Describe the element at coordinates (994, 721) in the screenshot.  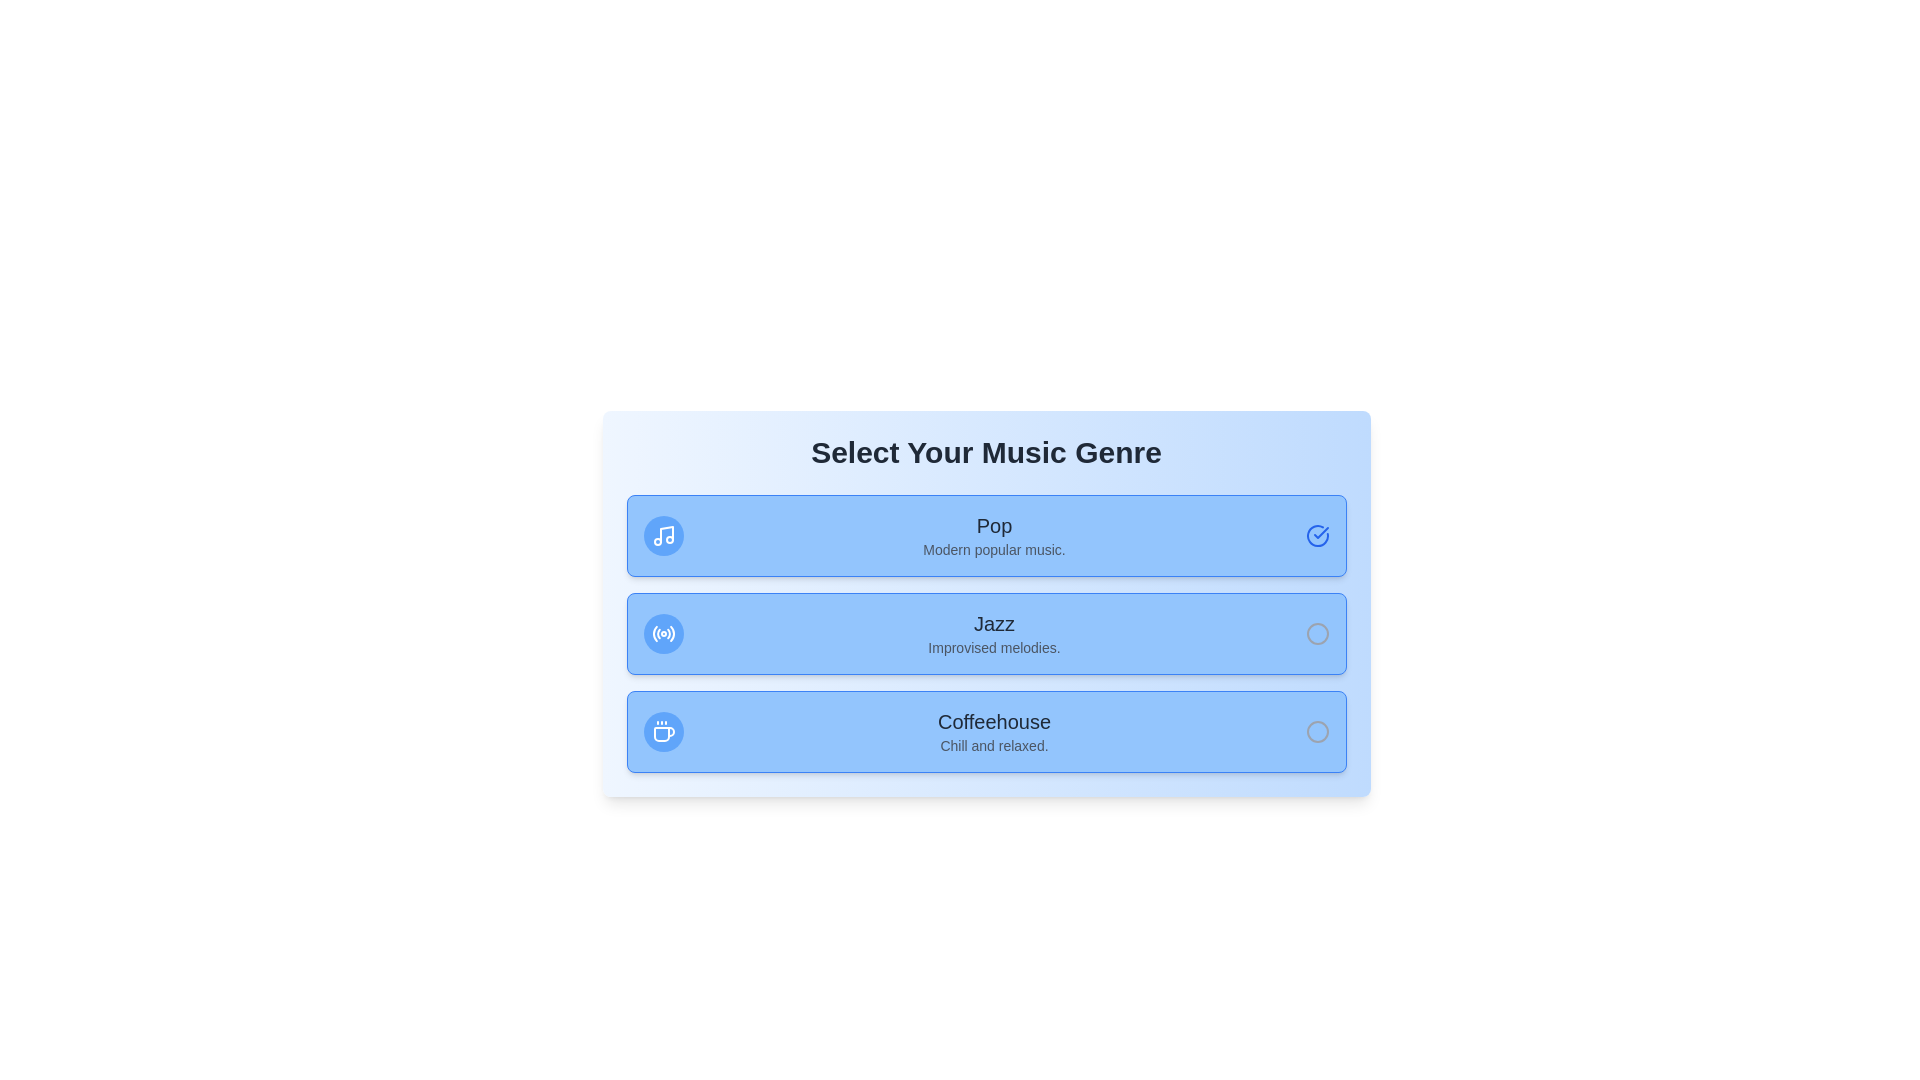
I see `the text label indicating the name of the music genre or theme, located beneath the coffee cup icon and above the 'Chill and relaxed' text, centered in the upper half of the third rectangular section` at that location.